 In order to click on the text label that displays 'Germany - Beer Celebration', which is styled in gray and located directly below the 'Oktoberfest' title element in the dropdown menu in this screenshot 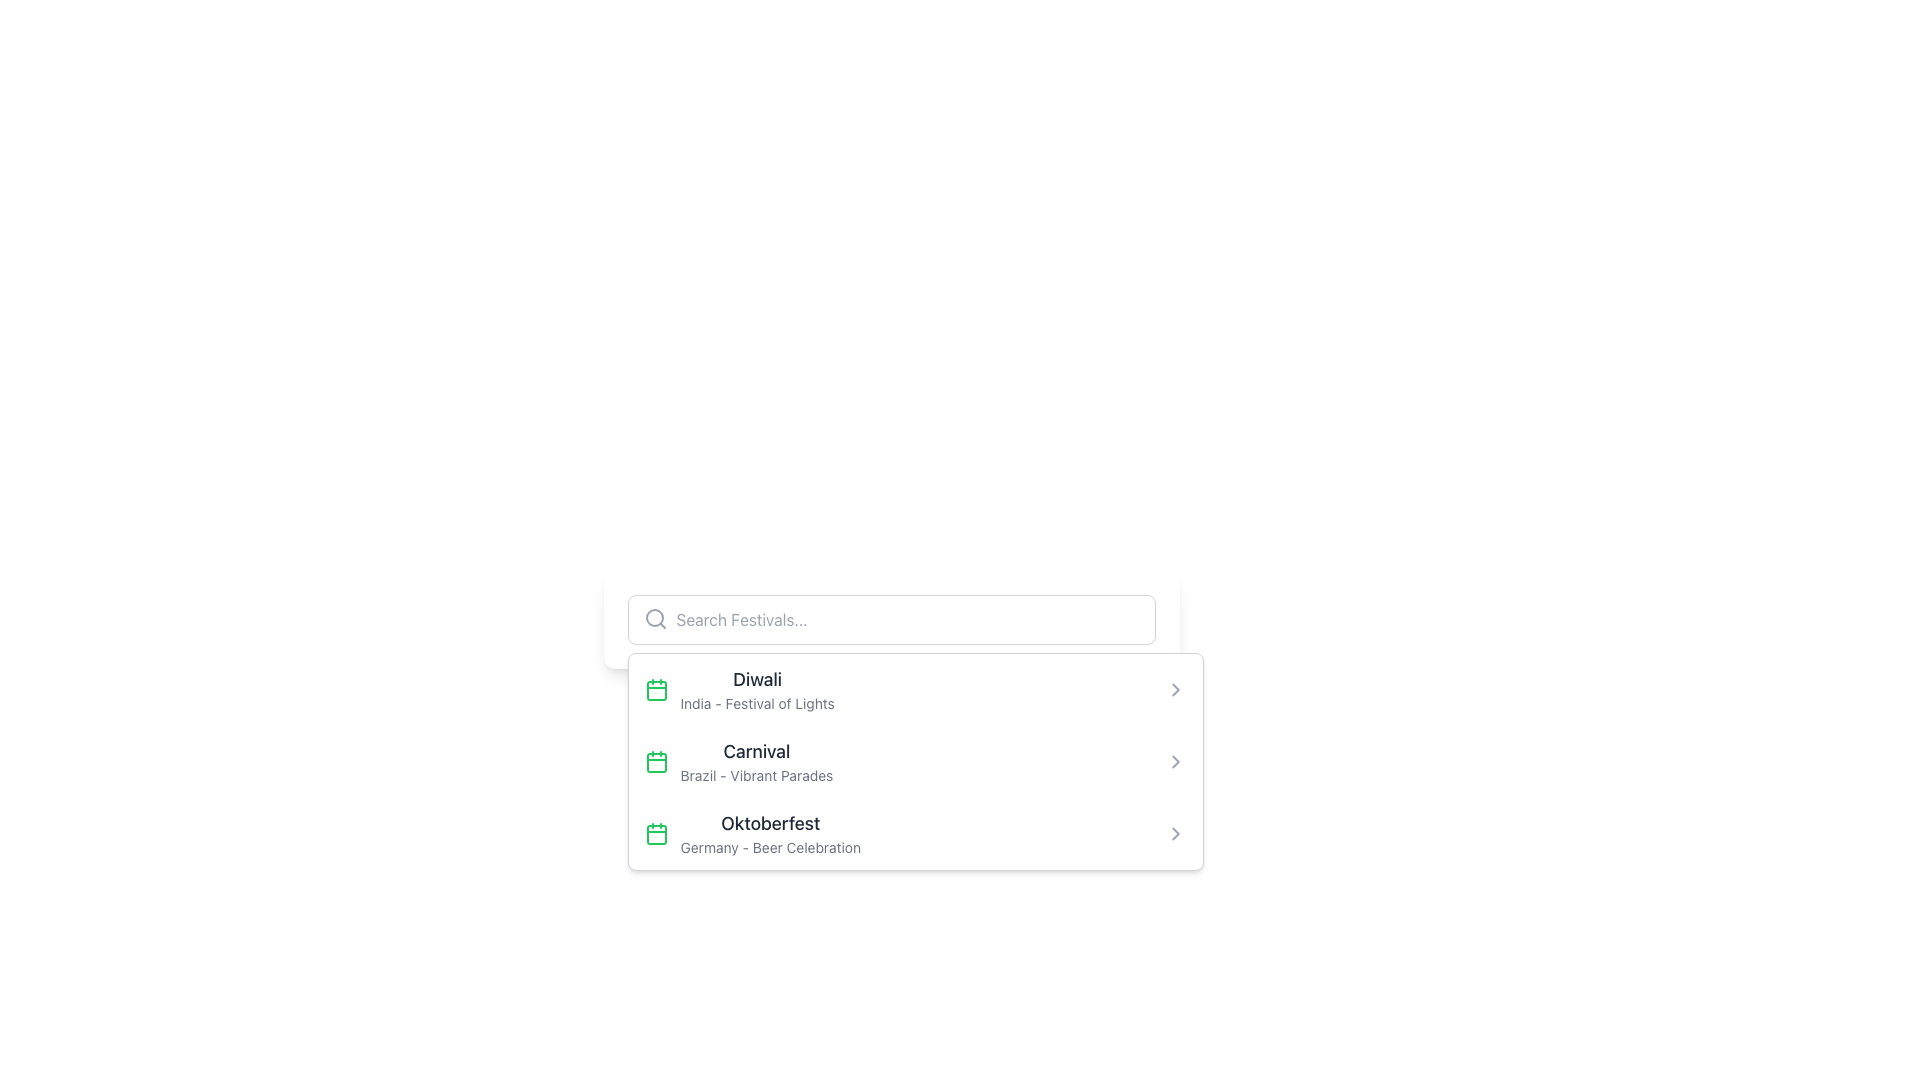, I will do `click(769, 848)`.